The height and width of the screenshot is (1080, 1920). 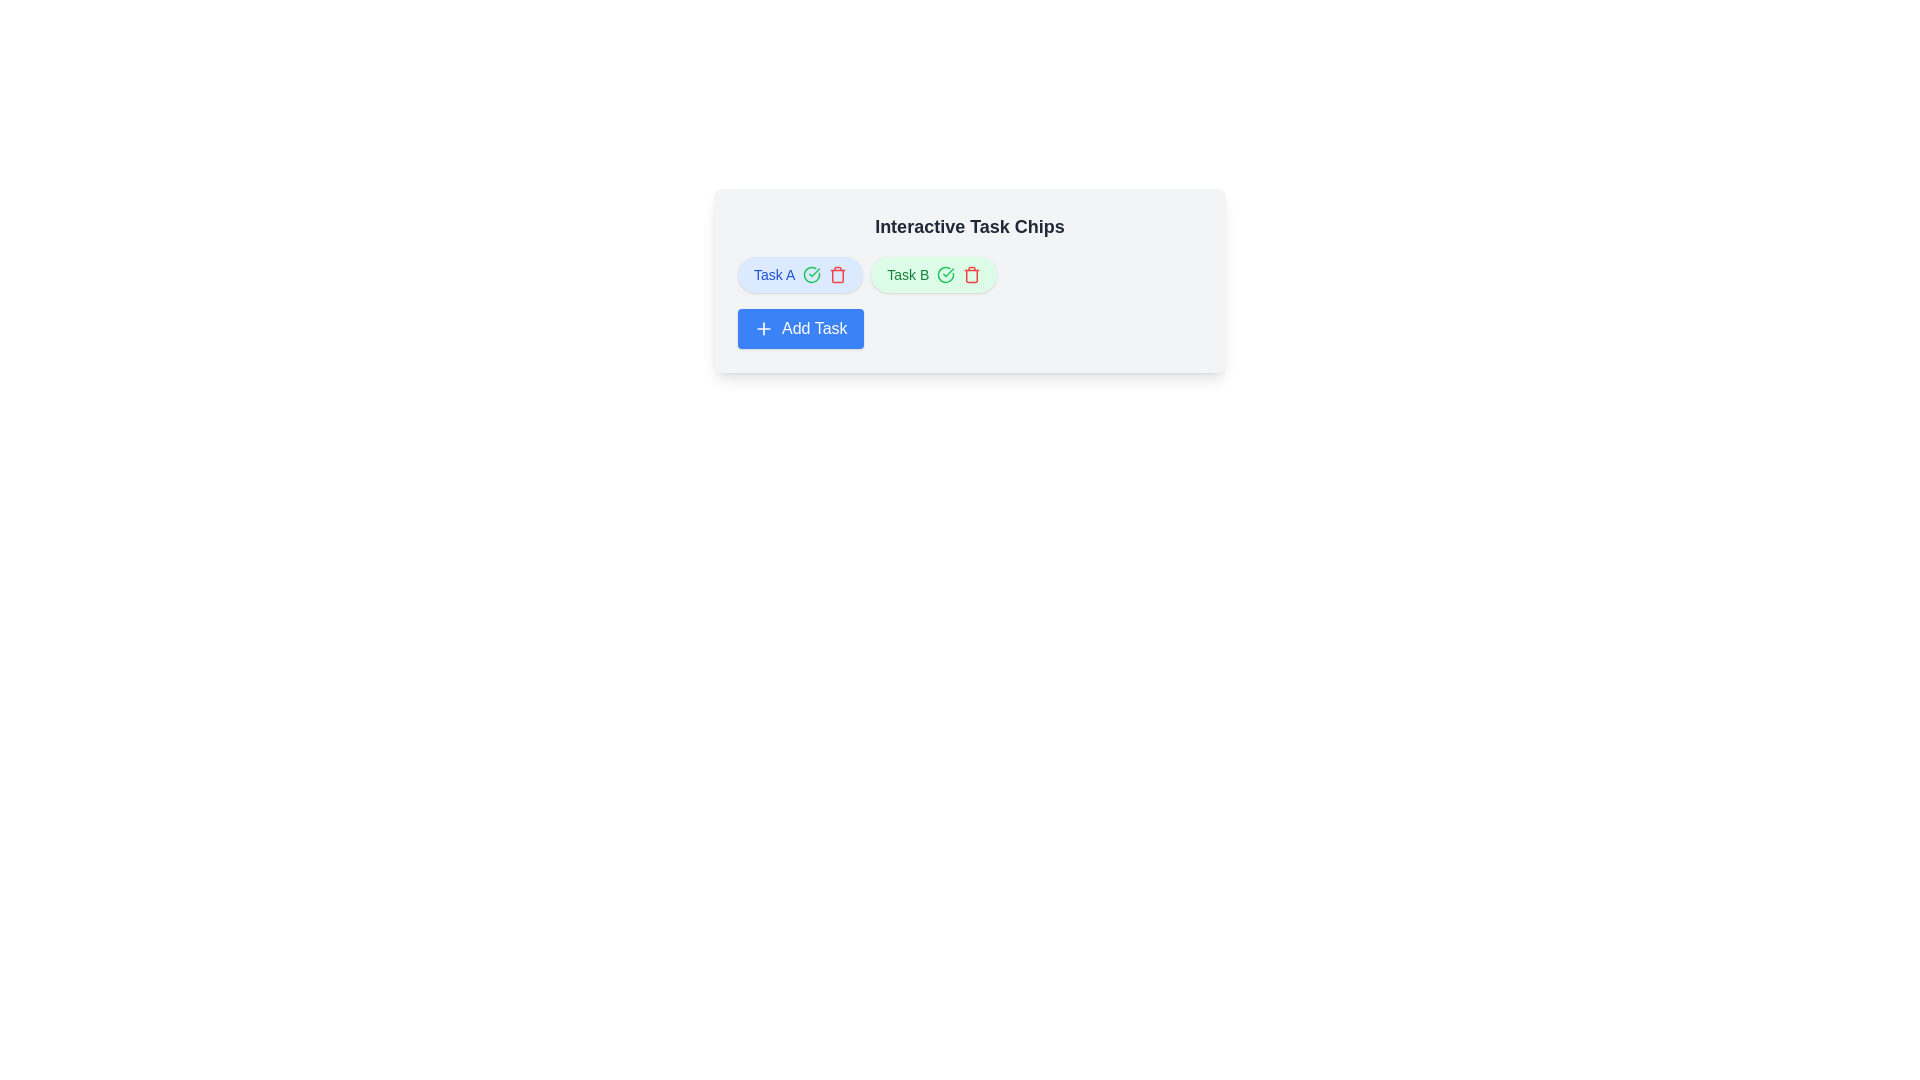 I want to click on the completion button located between the 'Task A' label and the red trash icon, so click(x=812, y=274).